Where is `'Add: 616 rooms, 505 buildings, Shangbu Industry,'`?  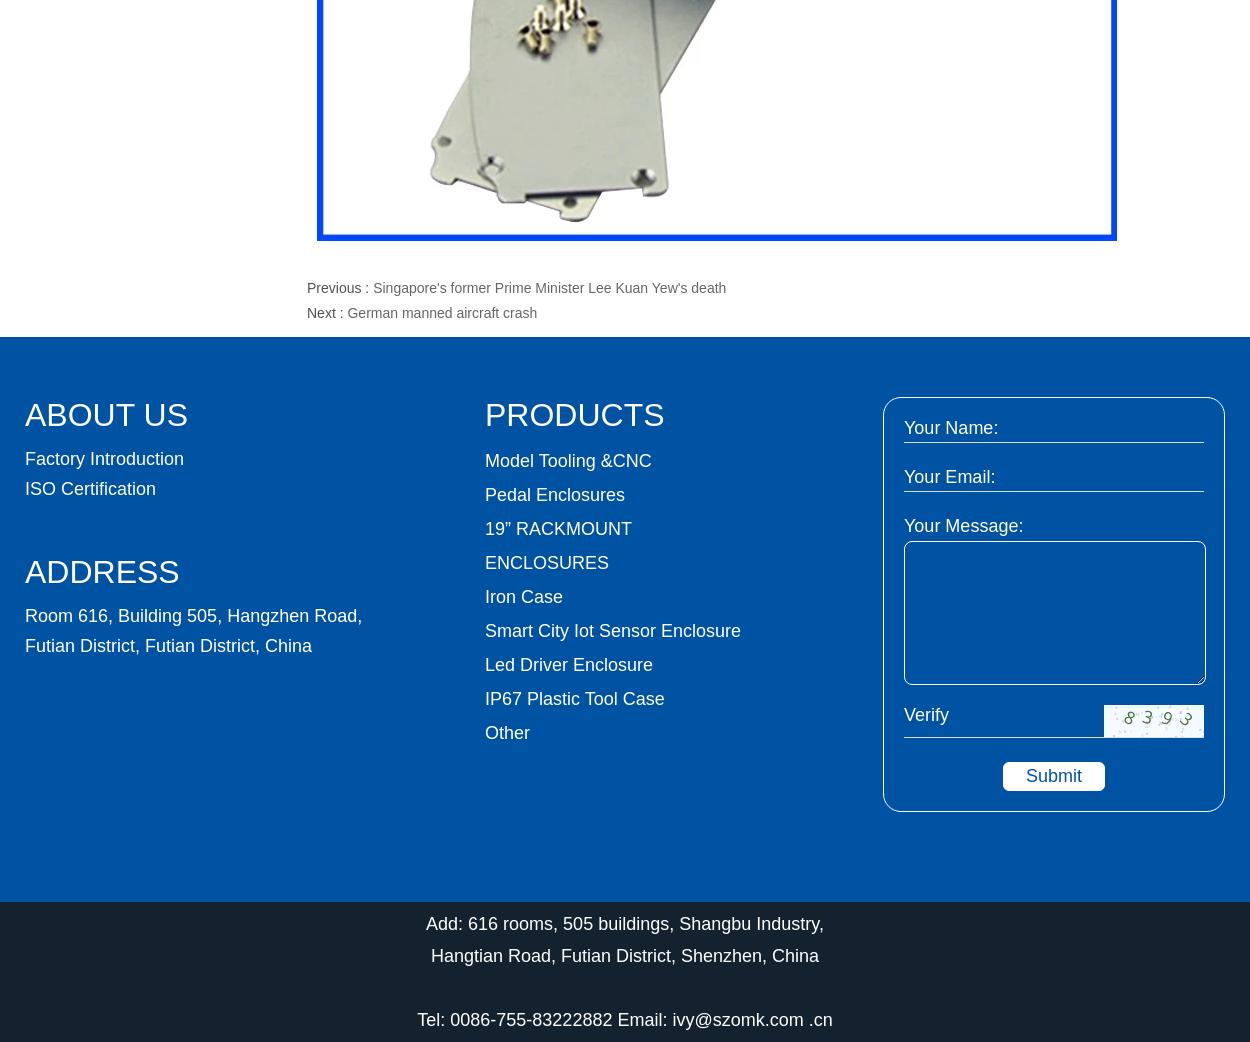
'Add: 616 rooms, 505 buildings, Shangbu Industry,' is located at coordinates (623, 922).